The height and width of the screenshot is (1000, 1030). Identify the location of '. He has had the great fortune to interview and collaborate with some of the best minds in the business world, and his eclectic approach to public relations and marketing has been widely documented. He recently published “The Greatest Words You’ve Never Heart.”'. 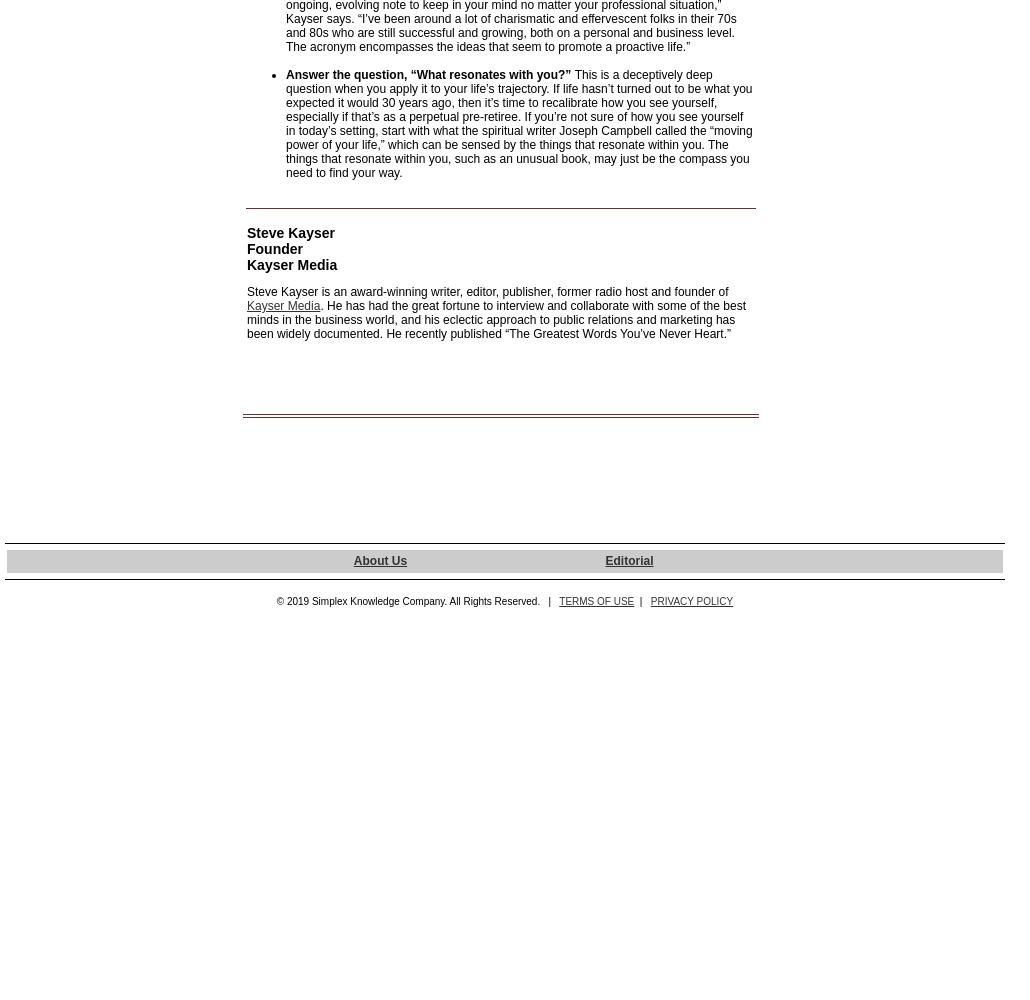
(495, 319).